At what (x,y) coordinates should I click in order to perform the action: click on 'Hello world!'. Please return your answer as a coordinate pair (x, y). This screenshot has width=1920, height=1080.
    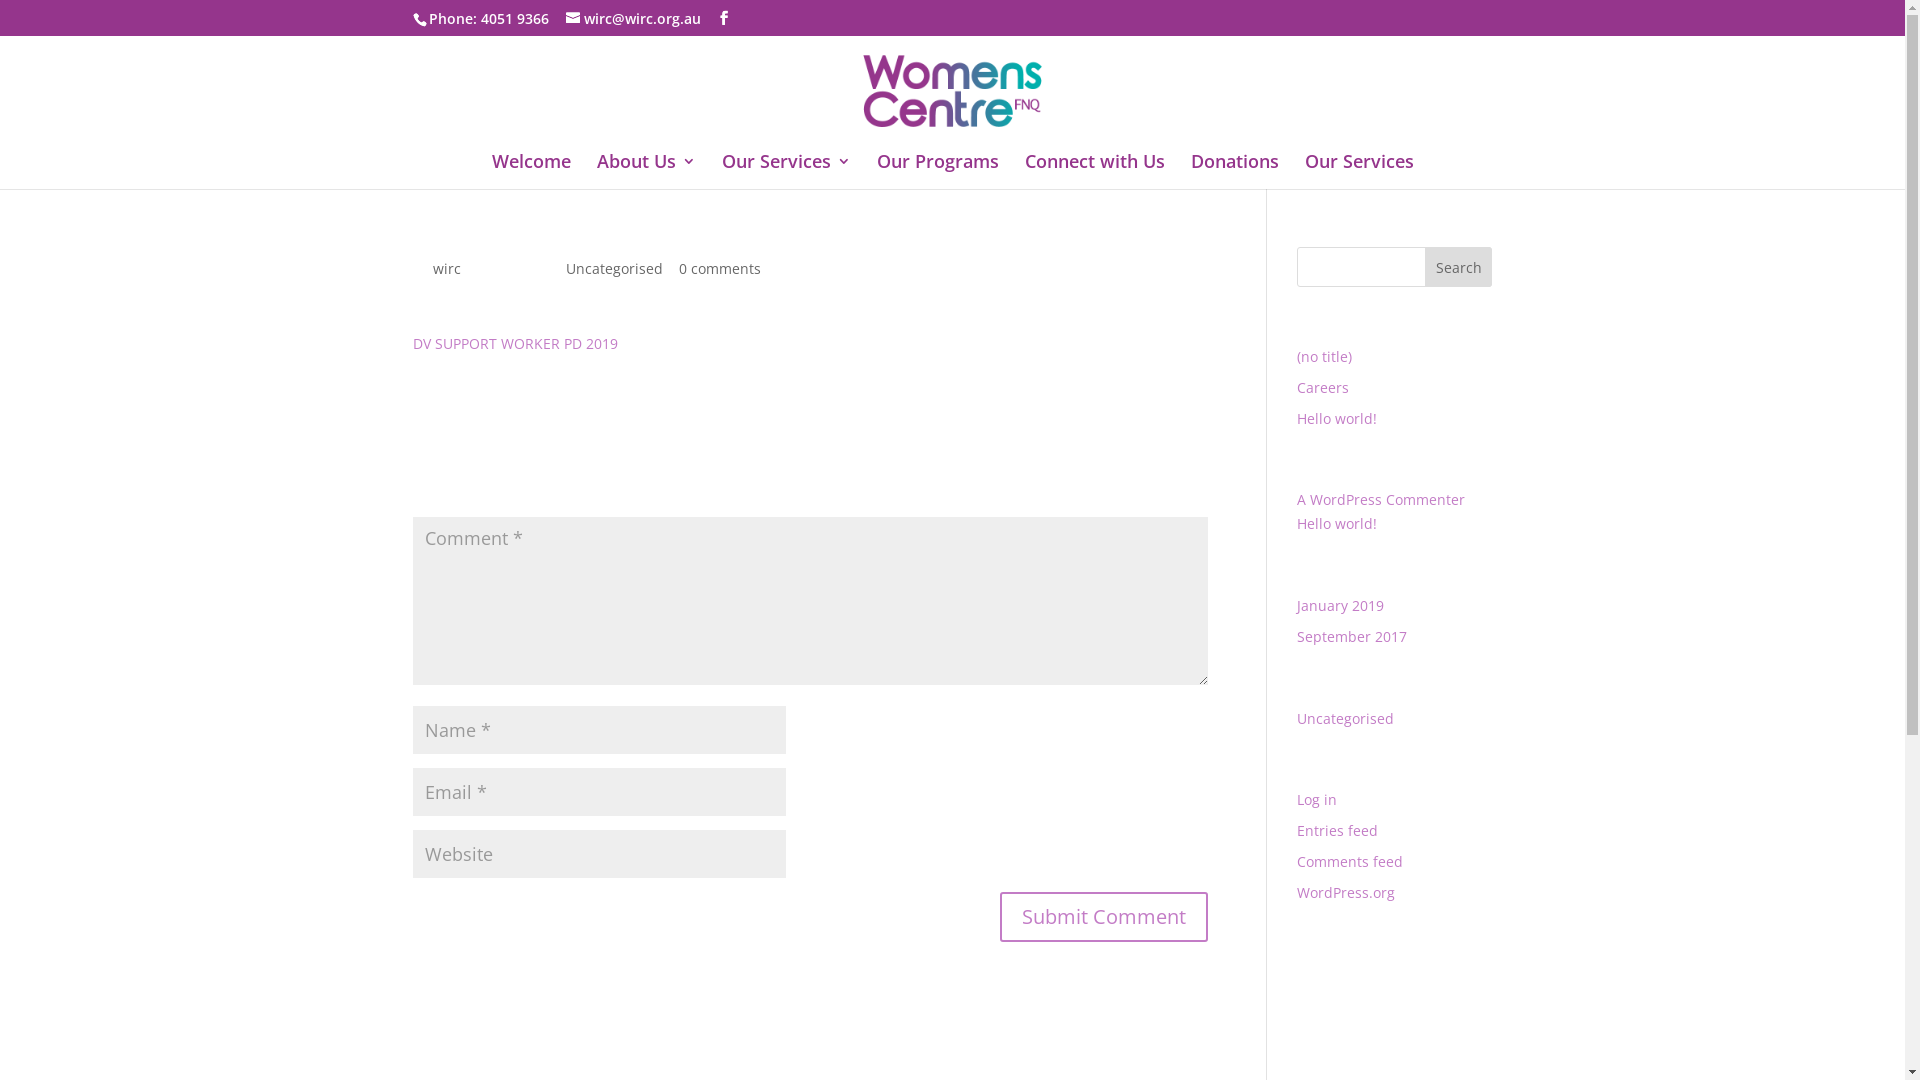
    Looking at the image, I should click on (1337, 522).